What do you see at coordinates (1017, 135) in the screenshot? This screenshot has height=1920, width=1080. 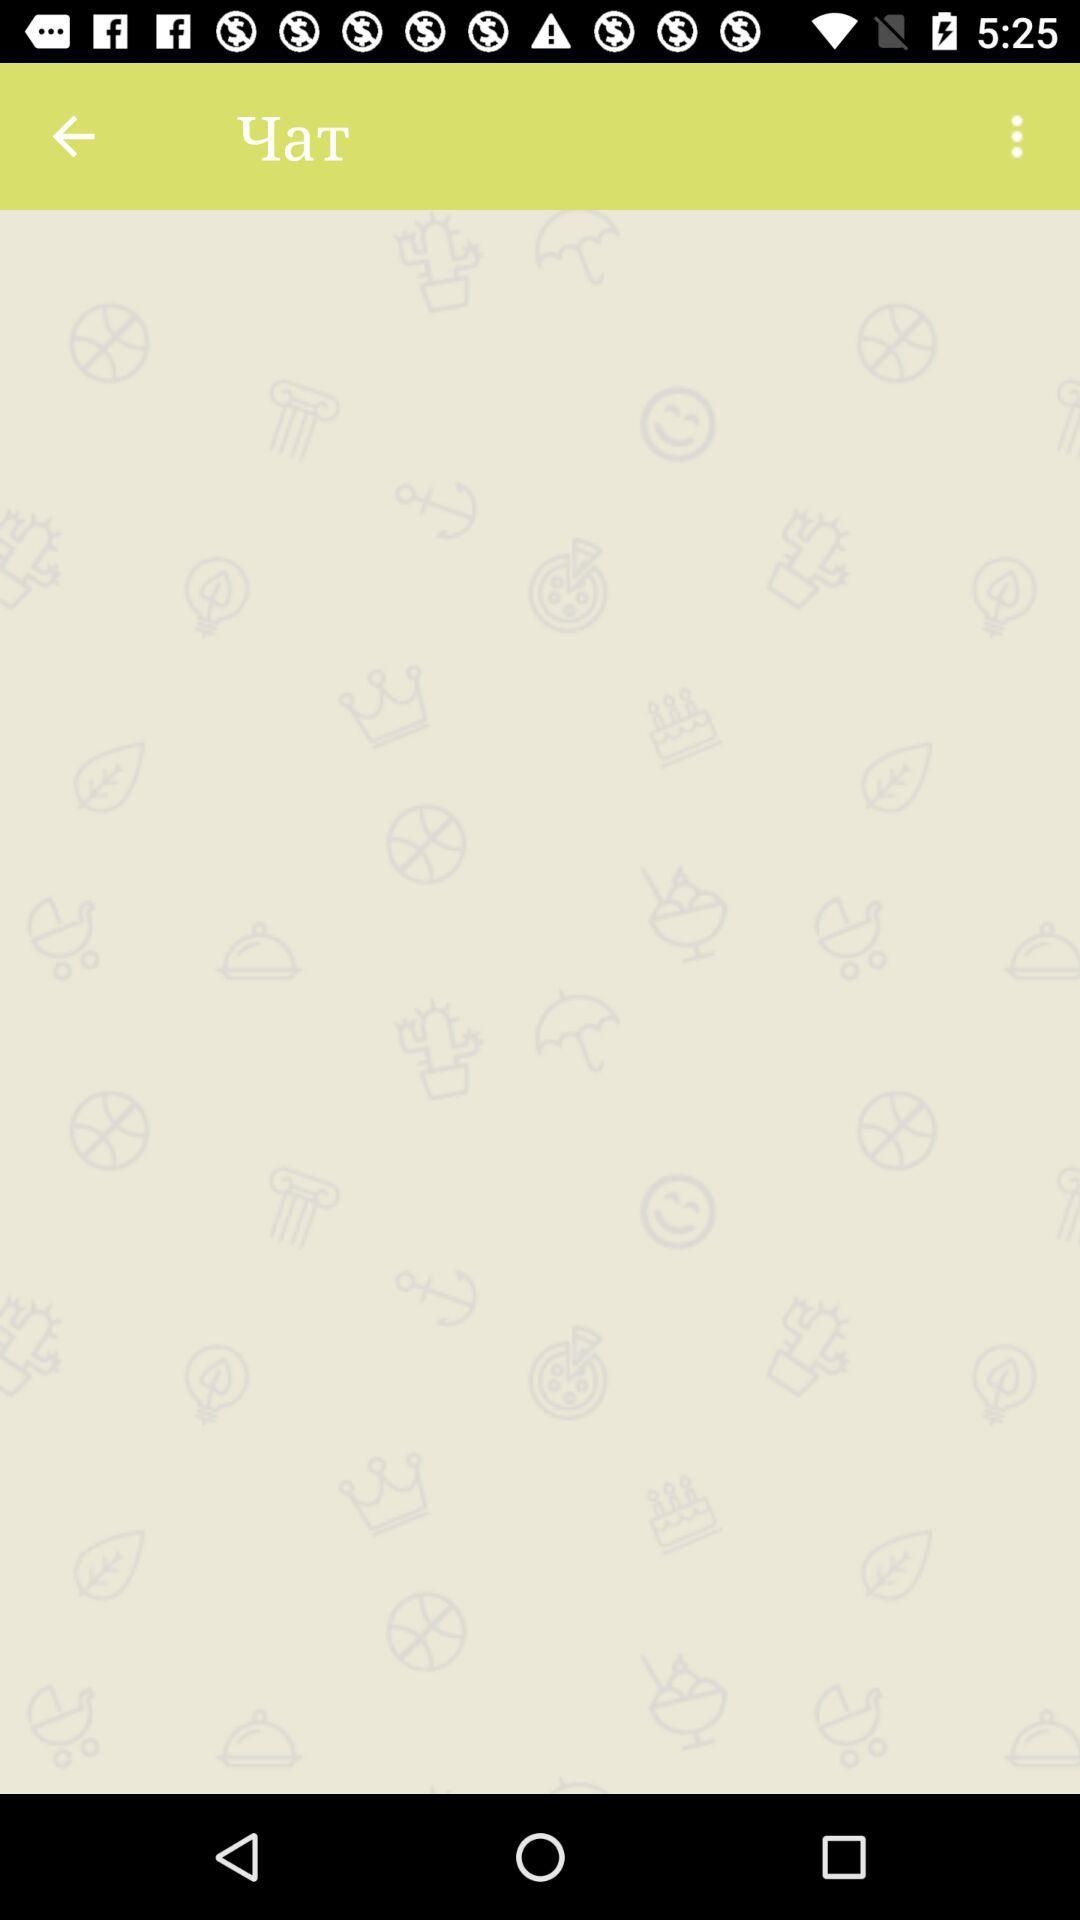 I see `more information` at bounding box center [1017, 135].